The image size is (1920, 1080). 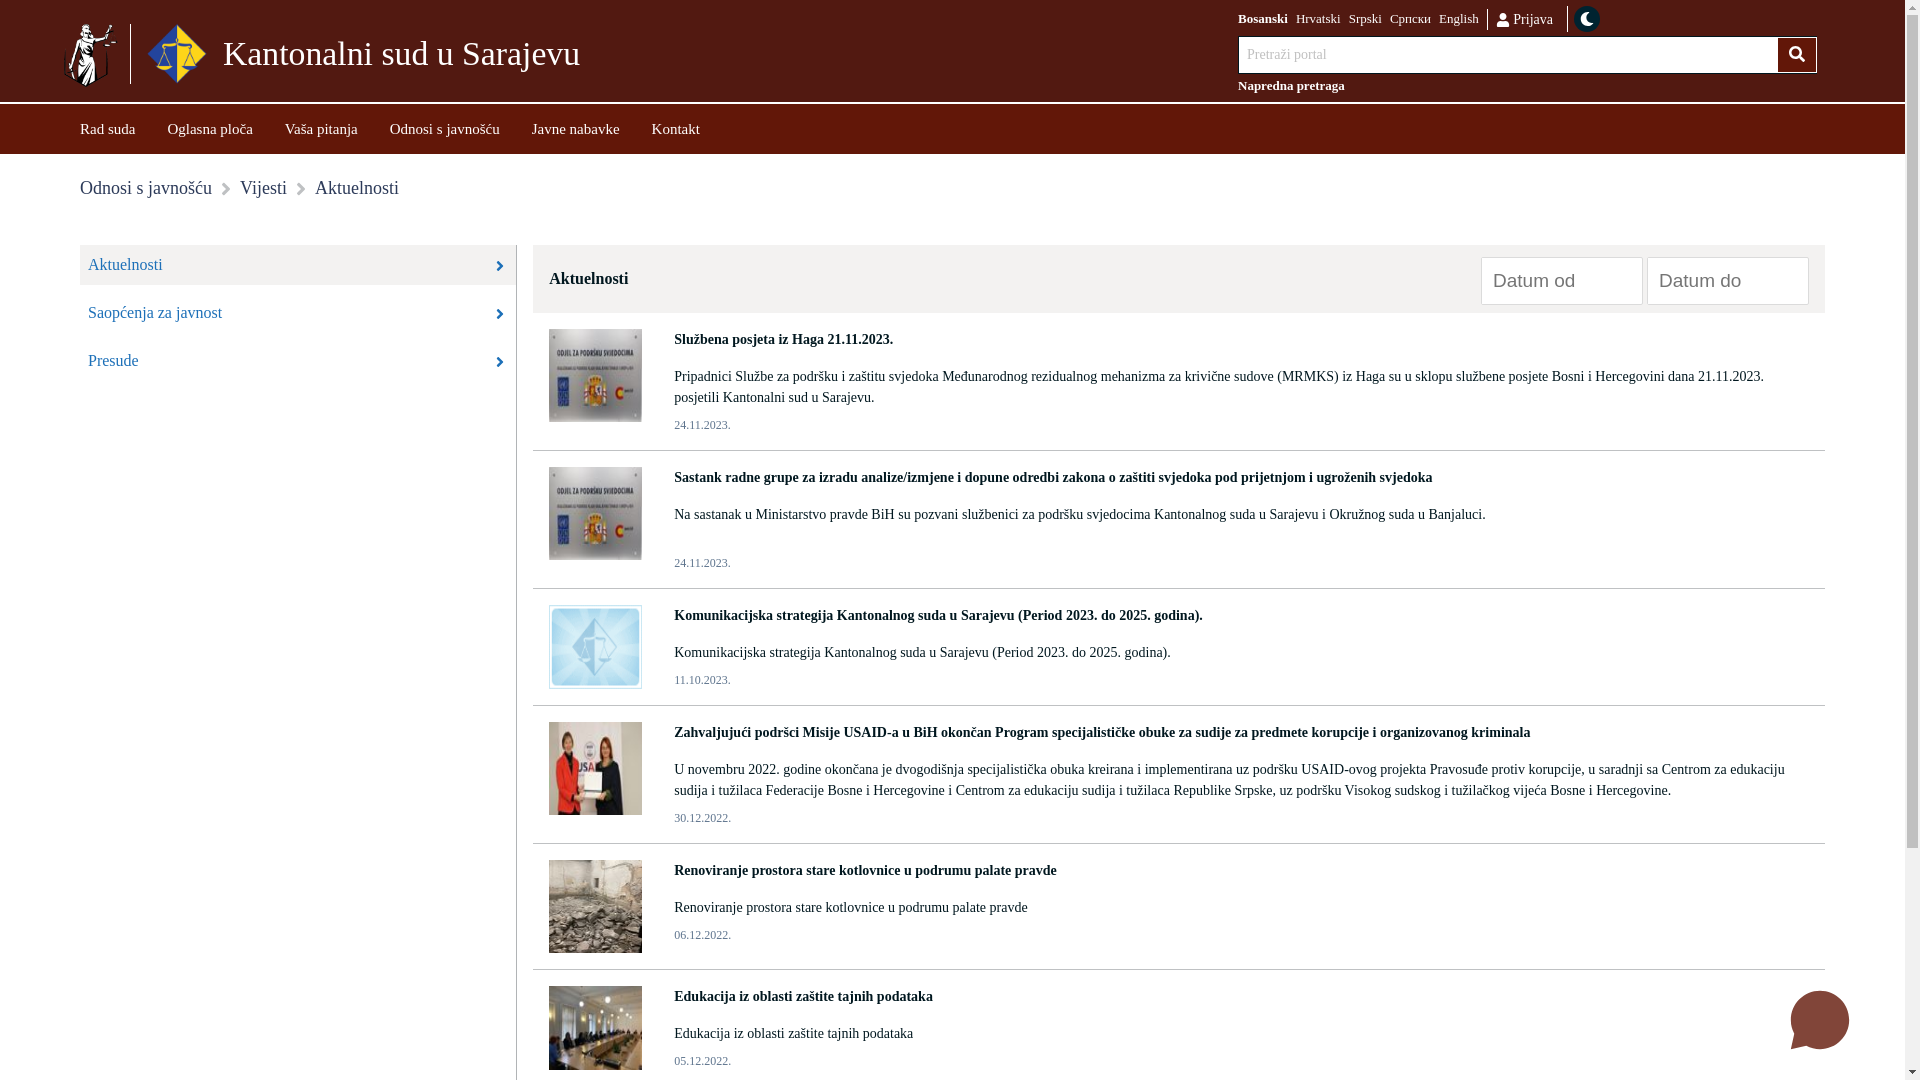 I want to click on 'Presude', so click(x=296, y=361).